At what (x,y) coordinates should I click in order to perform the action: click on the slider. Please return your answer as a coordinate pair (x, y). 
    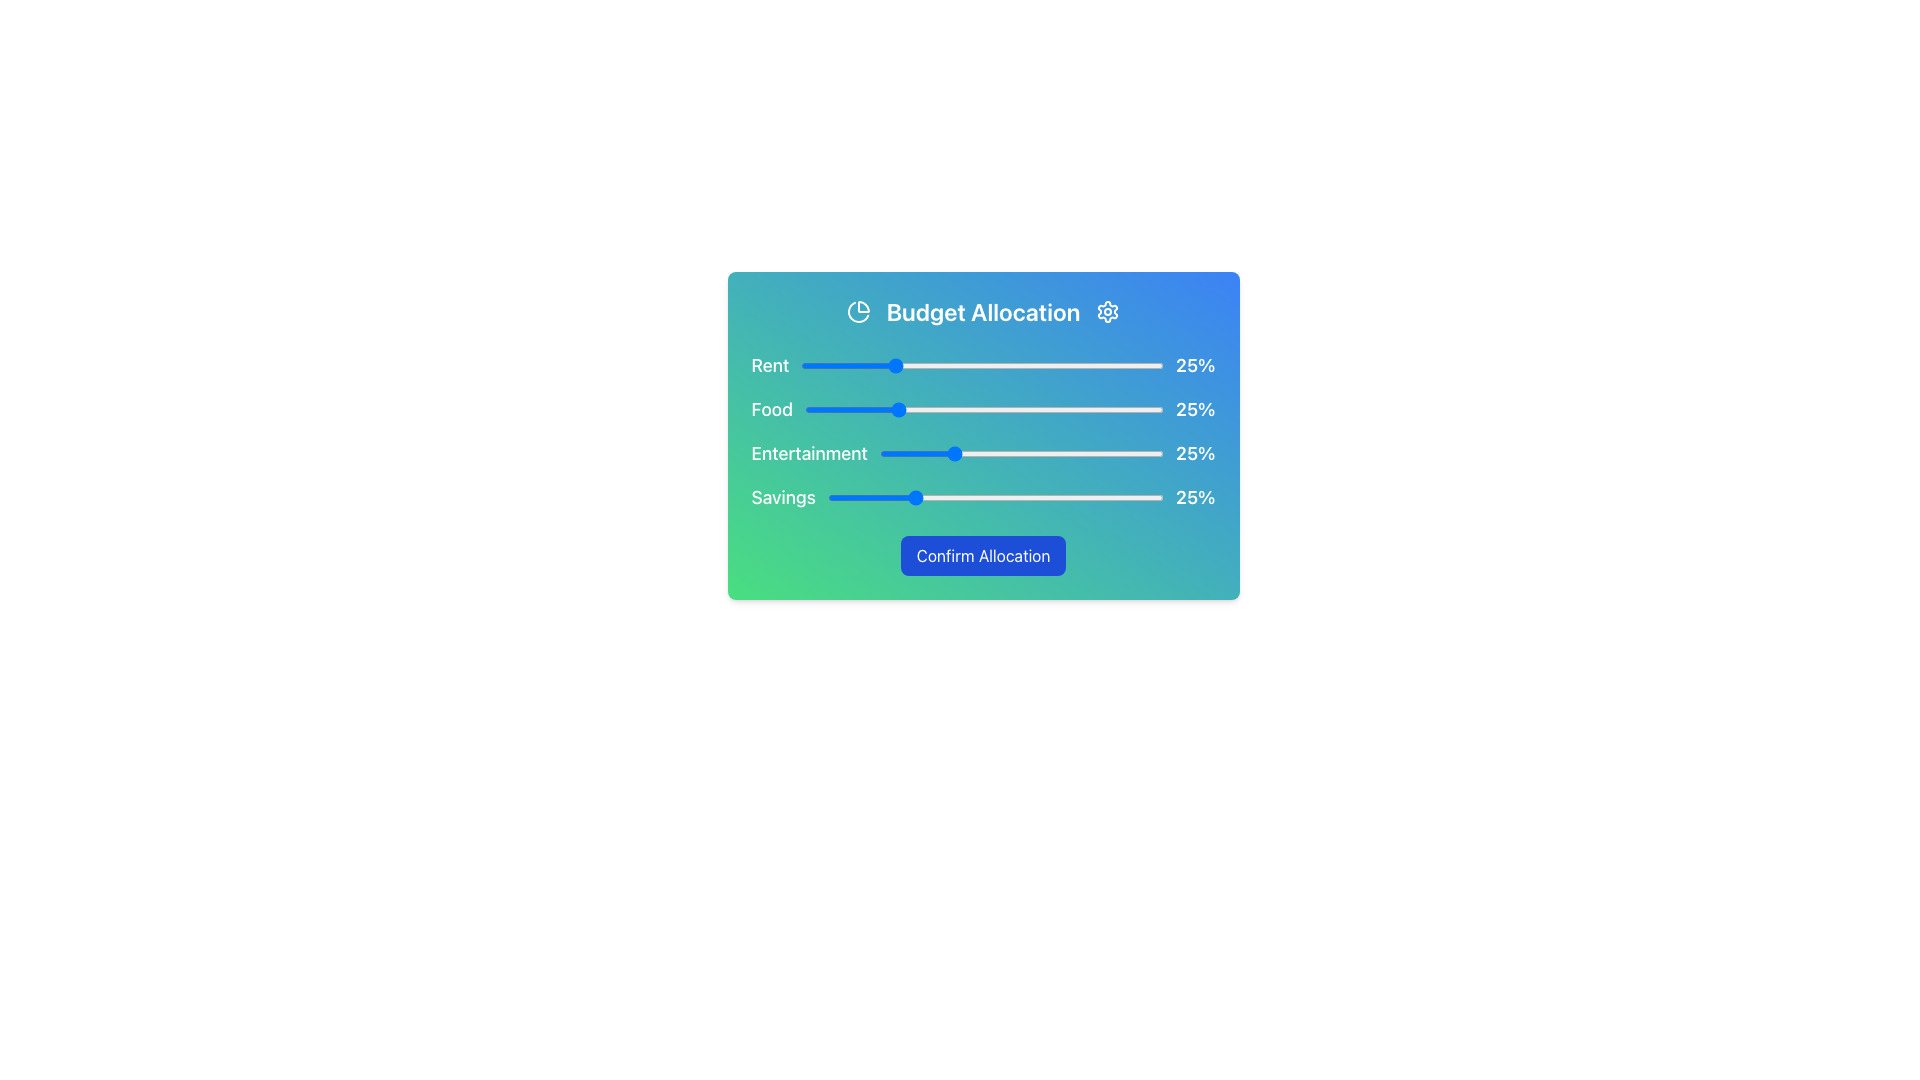
    Looking at the image, I should click on (804, 408).